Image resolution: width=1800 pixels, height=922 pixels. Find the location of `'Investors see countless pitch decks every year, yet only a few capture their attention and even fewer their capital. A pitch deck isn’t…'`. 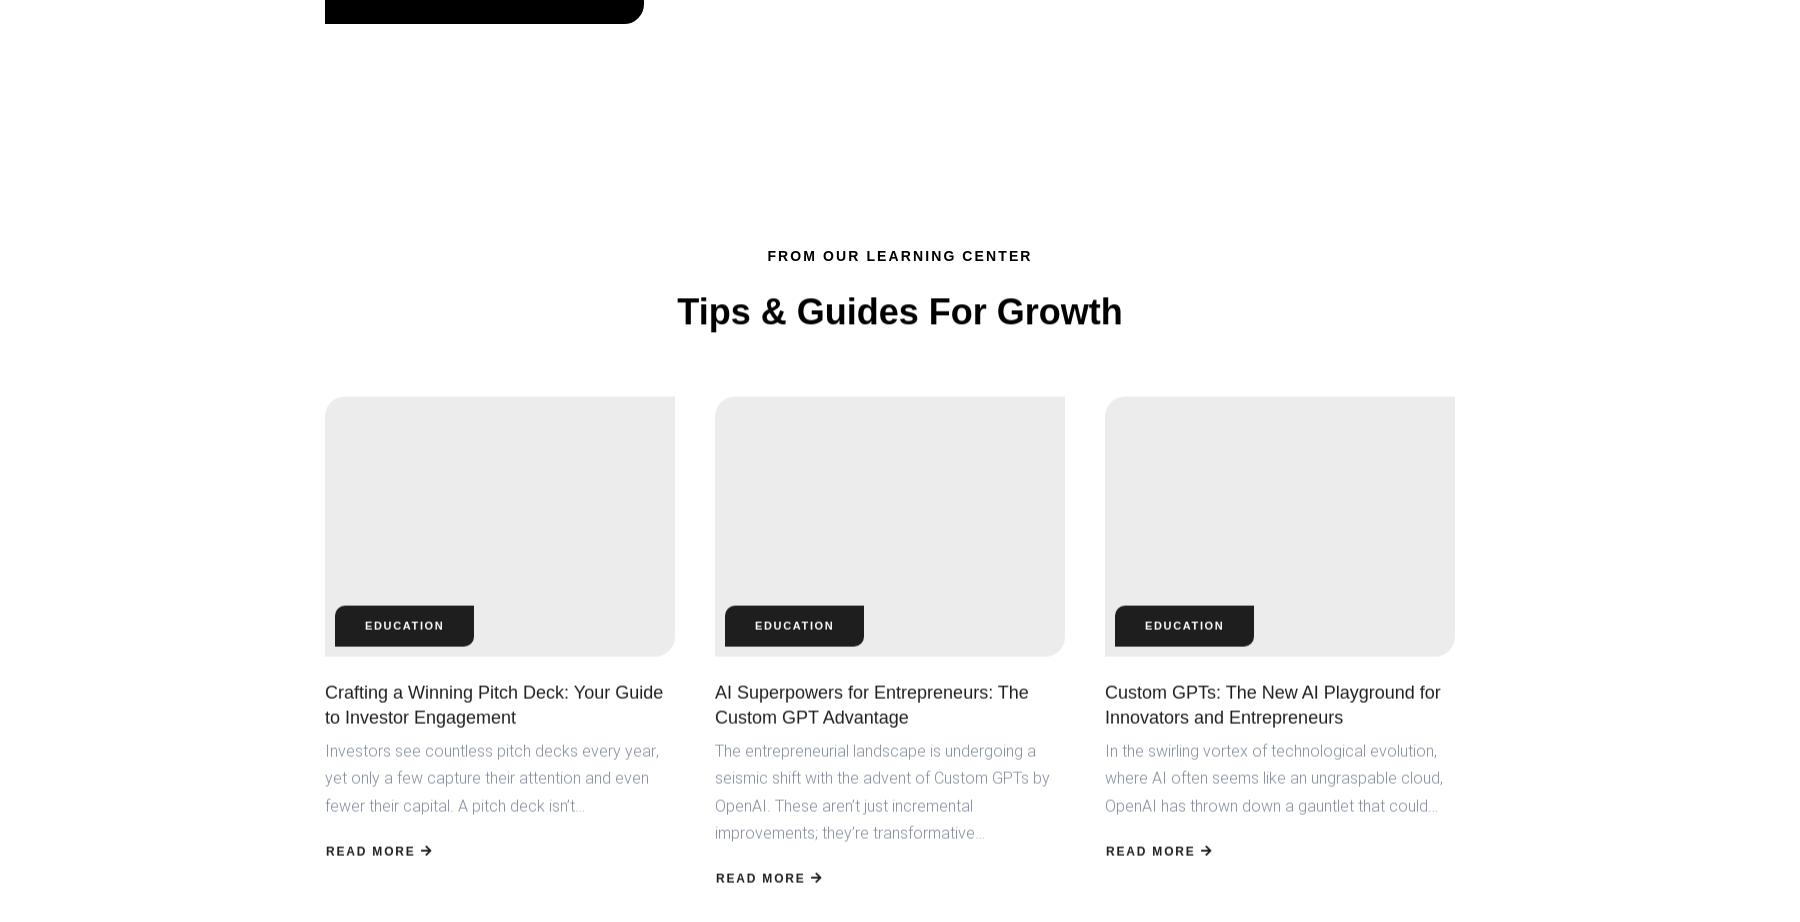

'Investors see countless pitch decks every year, yet only a few capture their attention and even fewer their capital. A pitch deck isn’t…' is located at coordinates (490, 773).